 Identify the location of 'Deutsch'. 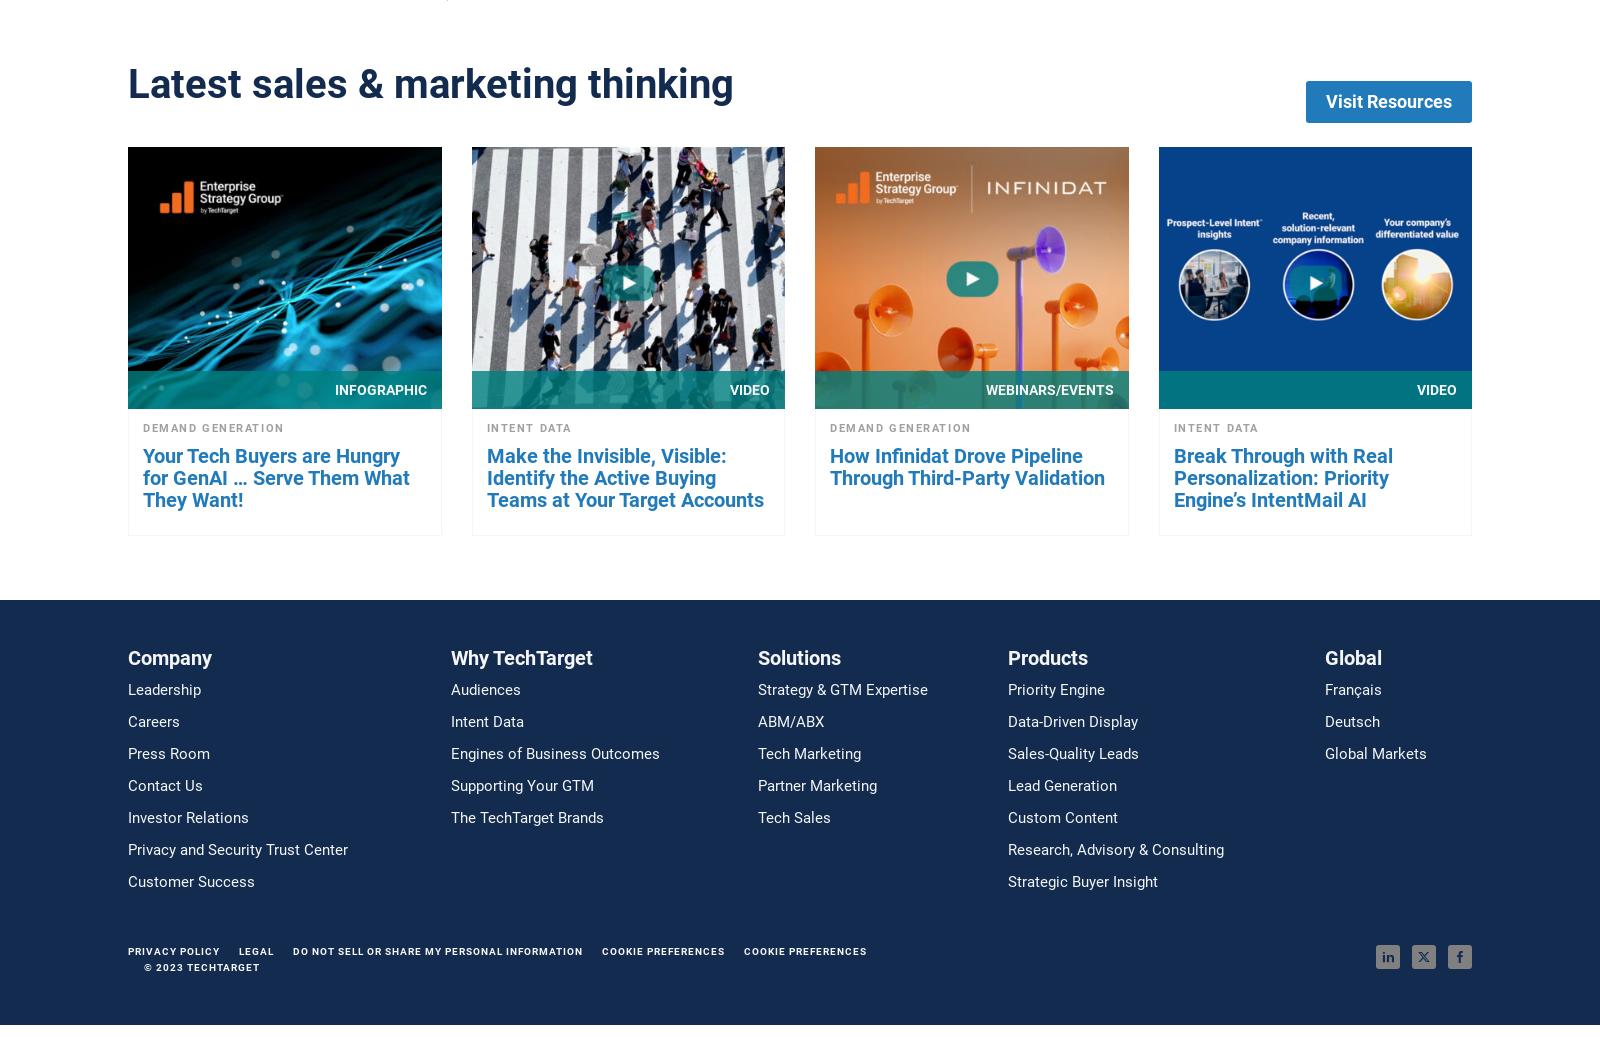
(1323, 721).